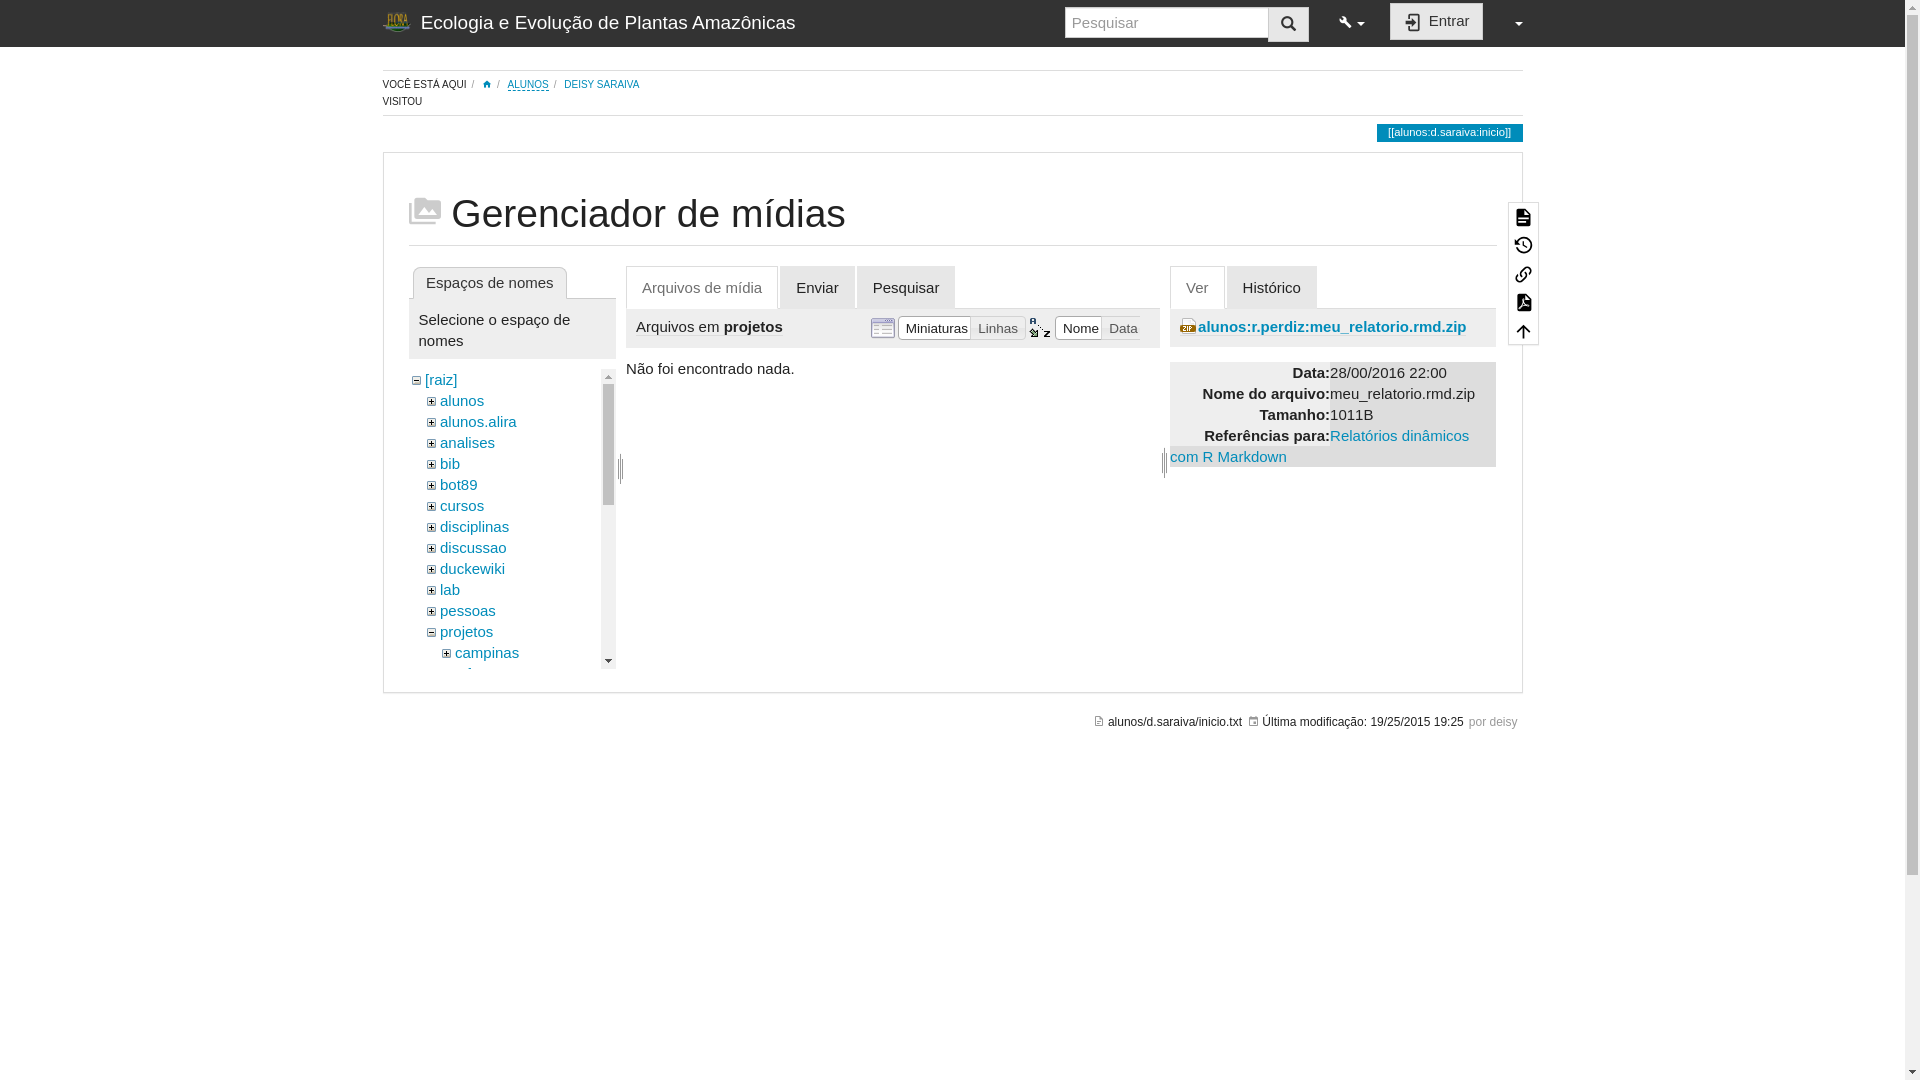 The height and width of the screenshot is (1080, 1920). What do you see at coordinates (600, 83) in the screenshot?
I see `'DEISY SARAIVA'` at bounding box center [600, 83].